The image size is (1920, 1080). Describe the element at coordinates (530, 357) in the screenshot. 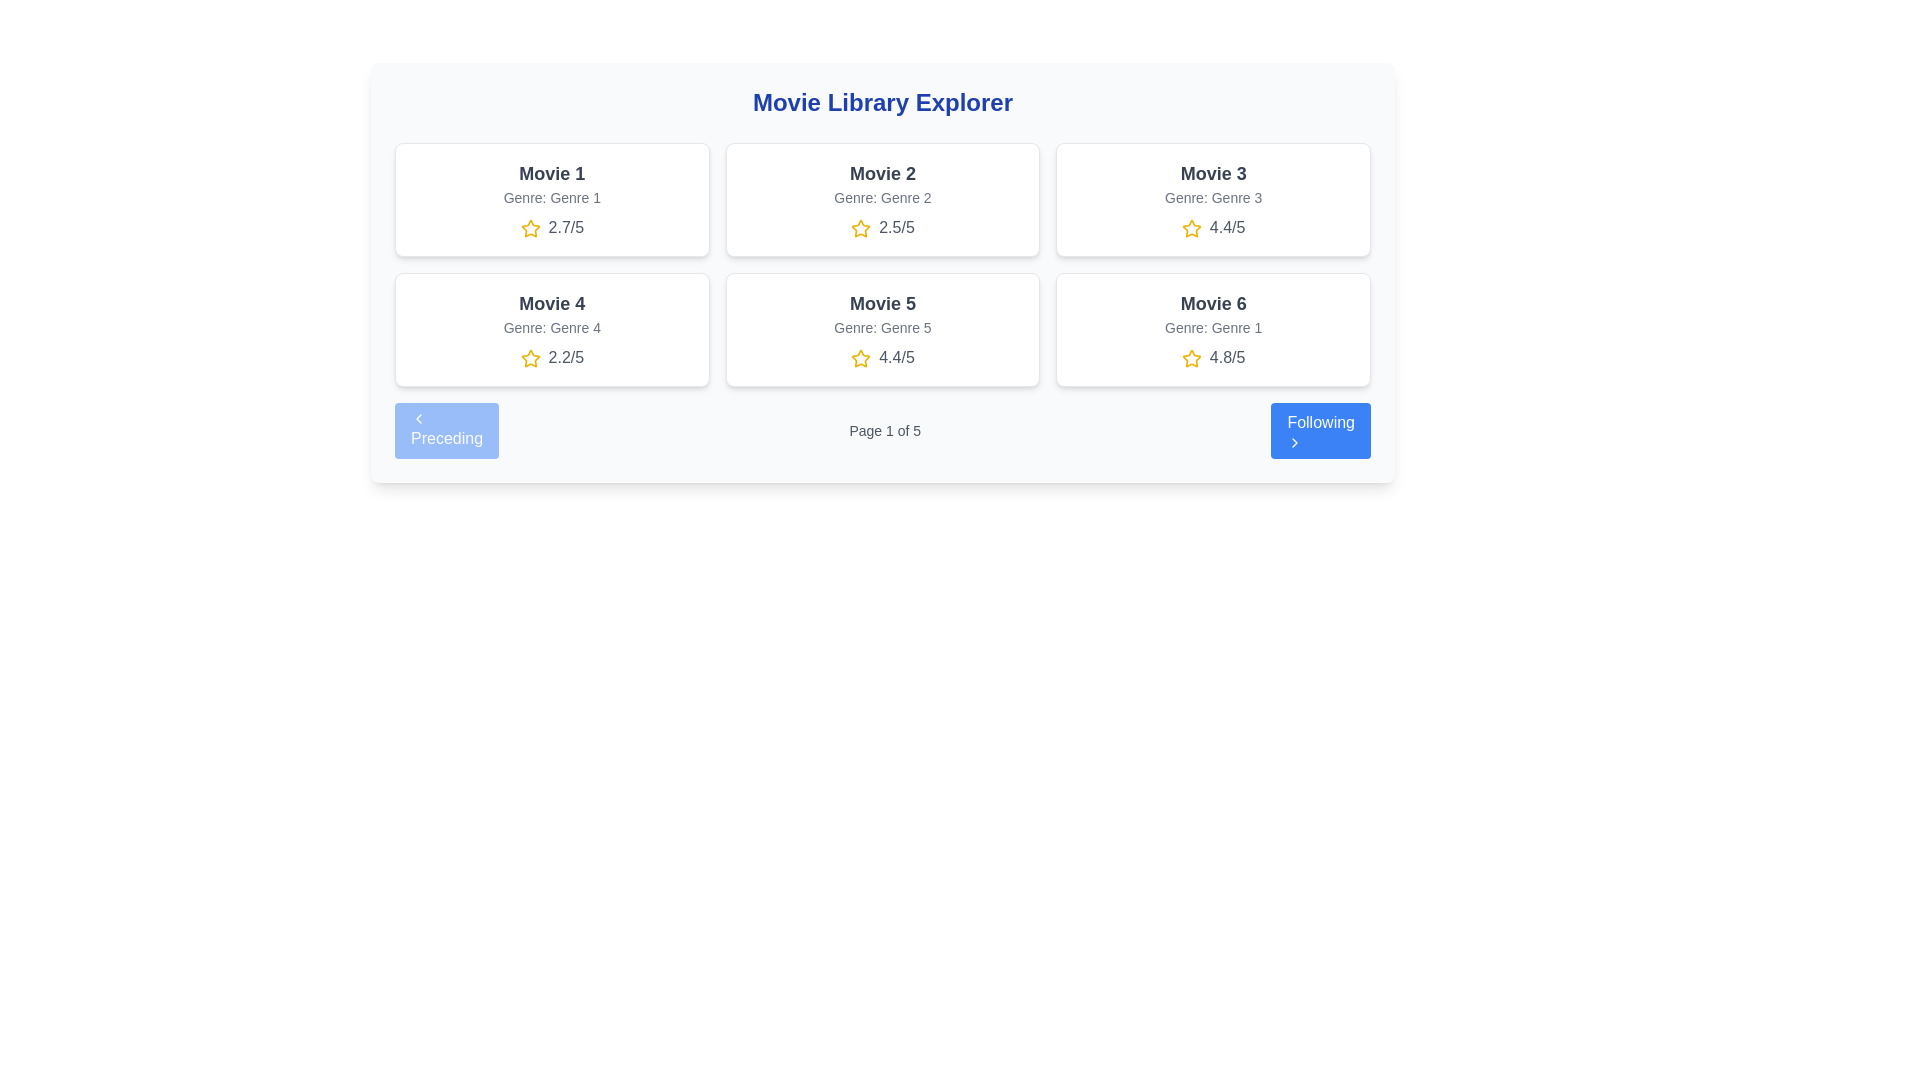

I see `the yellow star icon, which is styled with a consistent stroke width and represents a rating marker, located to the left of the '2.2/5' text and below the 'Movie 4 Genre: Genre 4' header in the movie card grid` at that location.